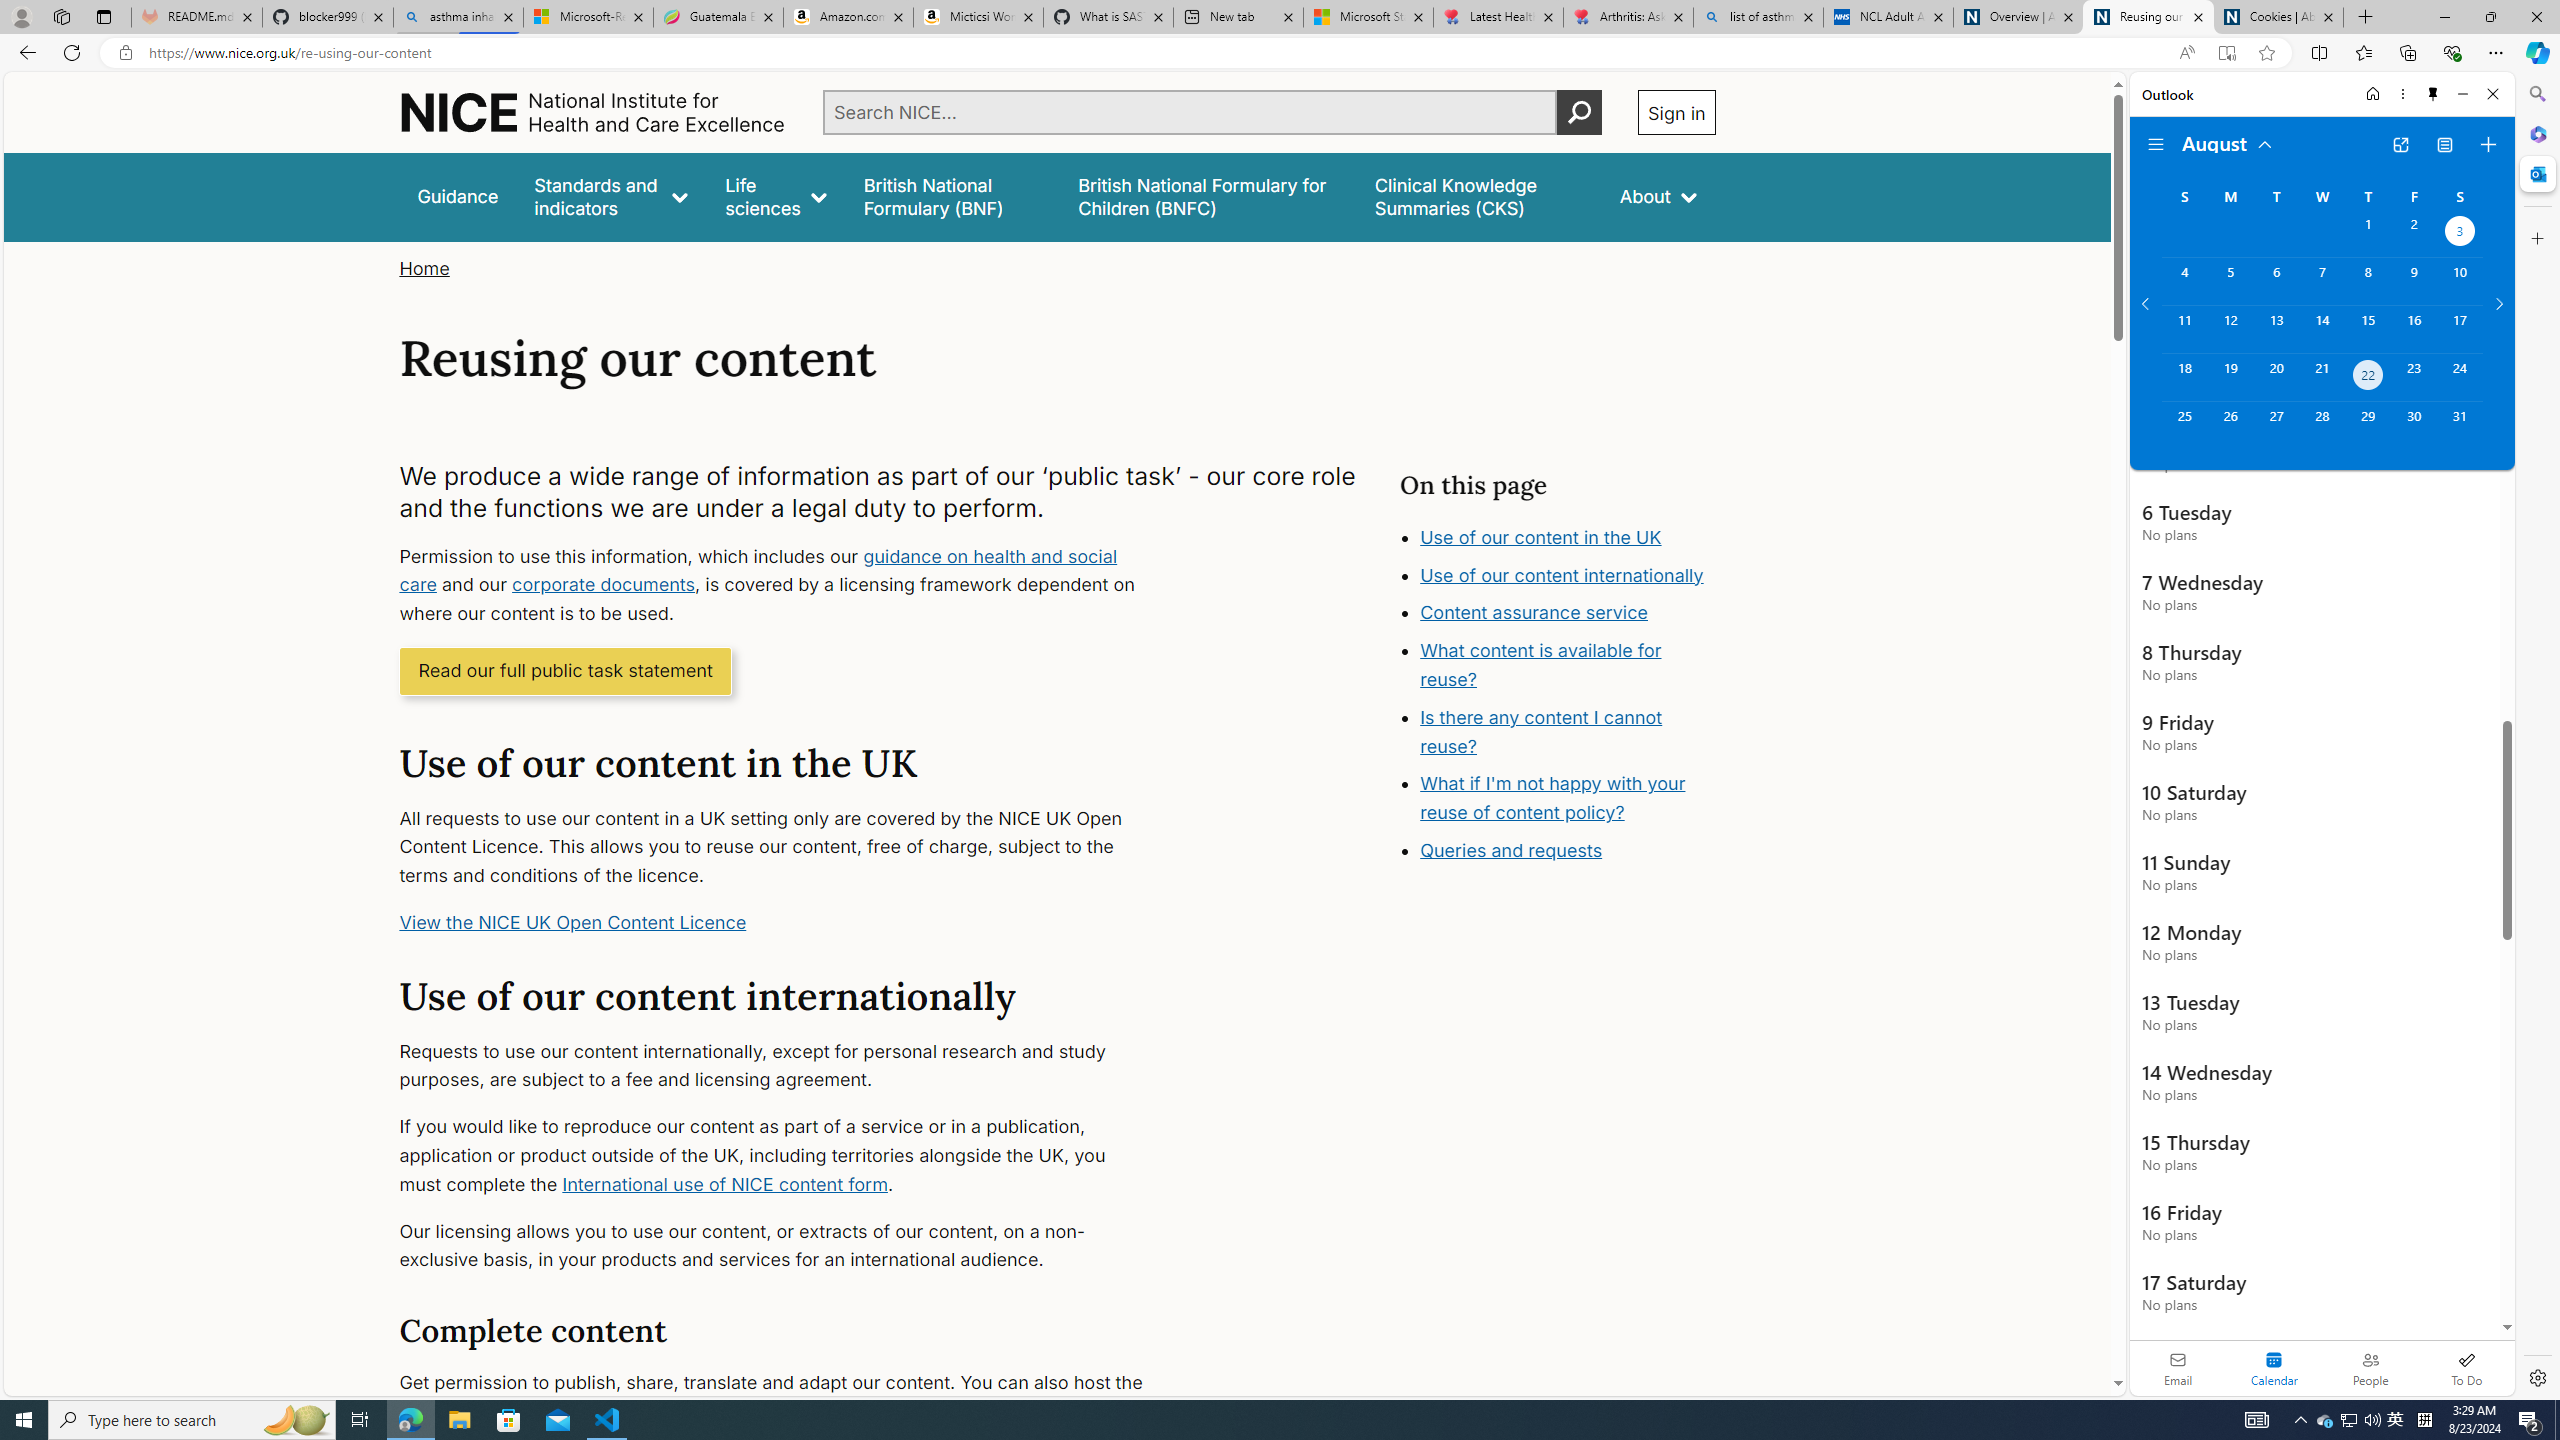 This screenshot has width=2560, height=1440. What do you see at coordinates (2413, 233) in the screenshot?
I see `'Friday, August 2, 2024. '` at bounding box center [2413, 233].